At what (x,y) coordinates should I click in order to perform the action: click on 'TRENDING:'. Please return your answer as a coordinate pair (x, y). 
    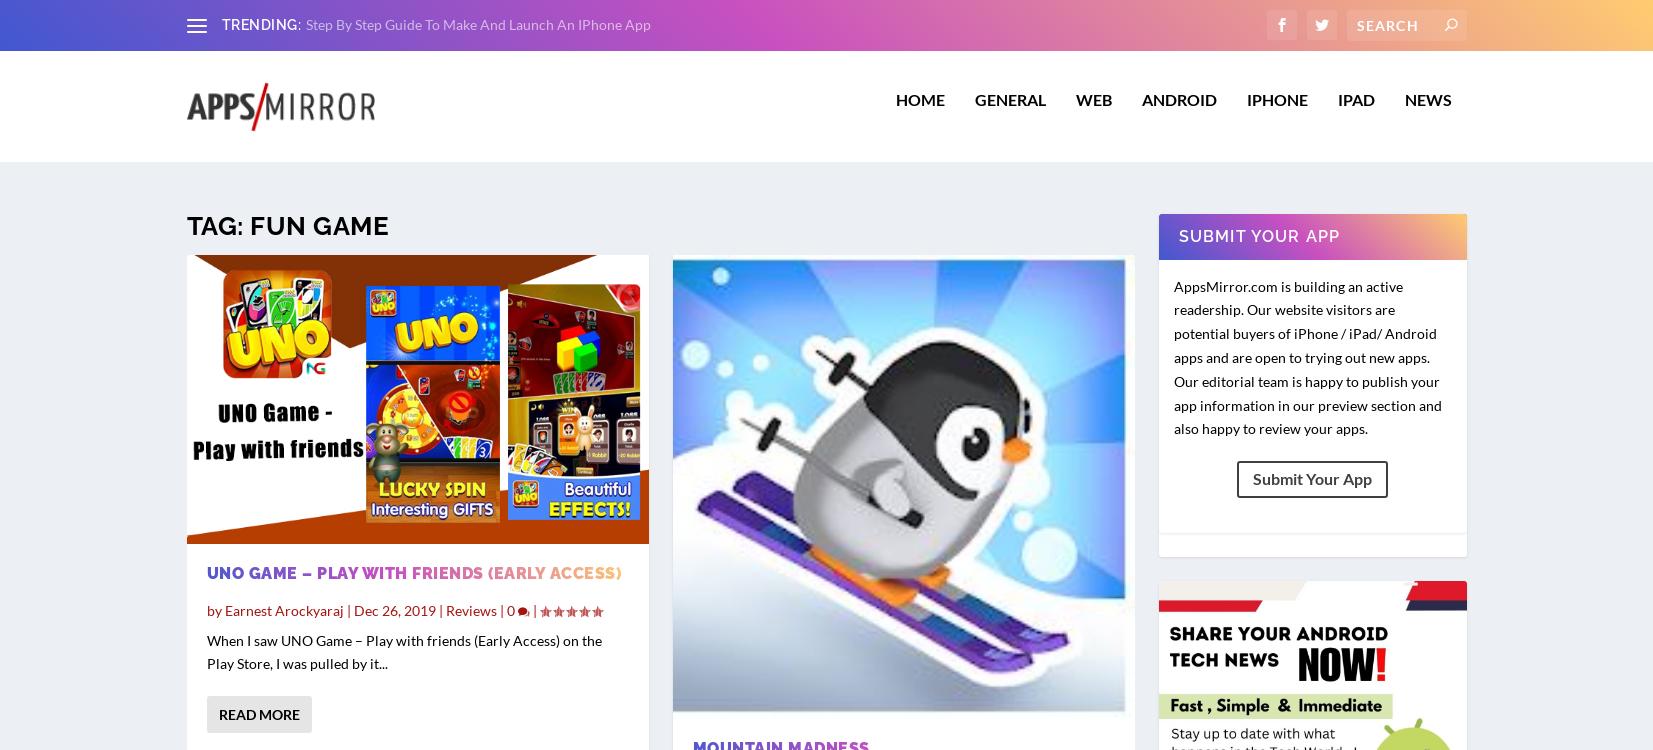
    Looking at the image, I should click on (260, 24).